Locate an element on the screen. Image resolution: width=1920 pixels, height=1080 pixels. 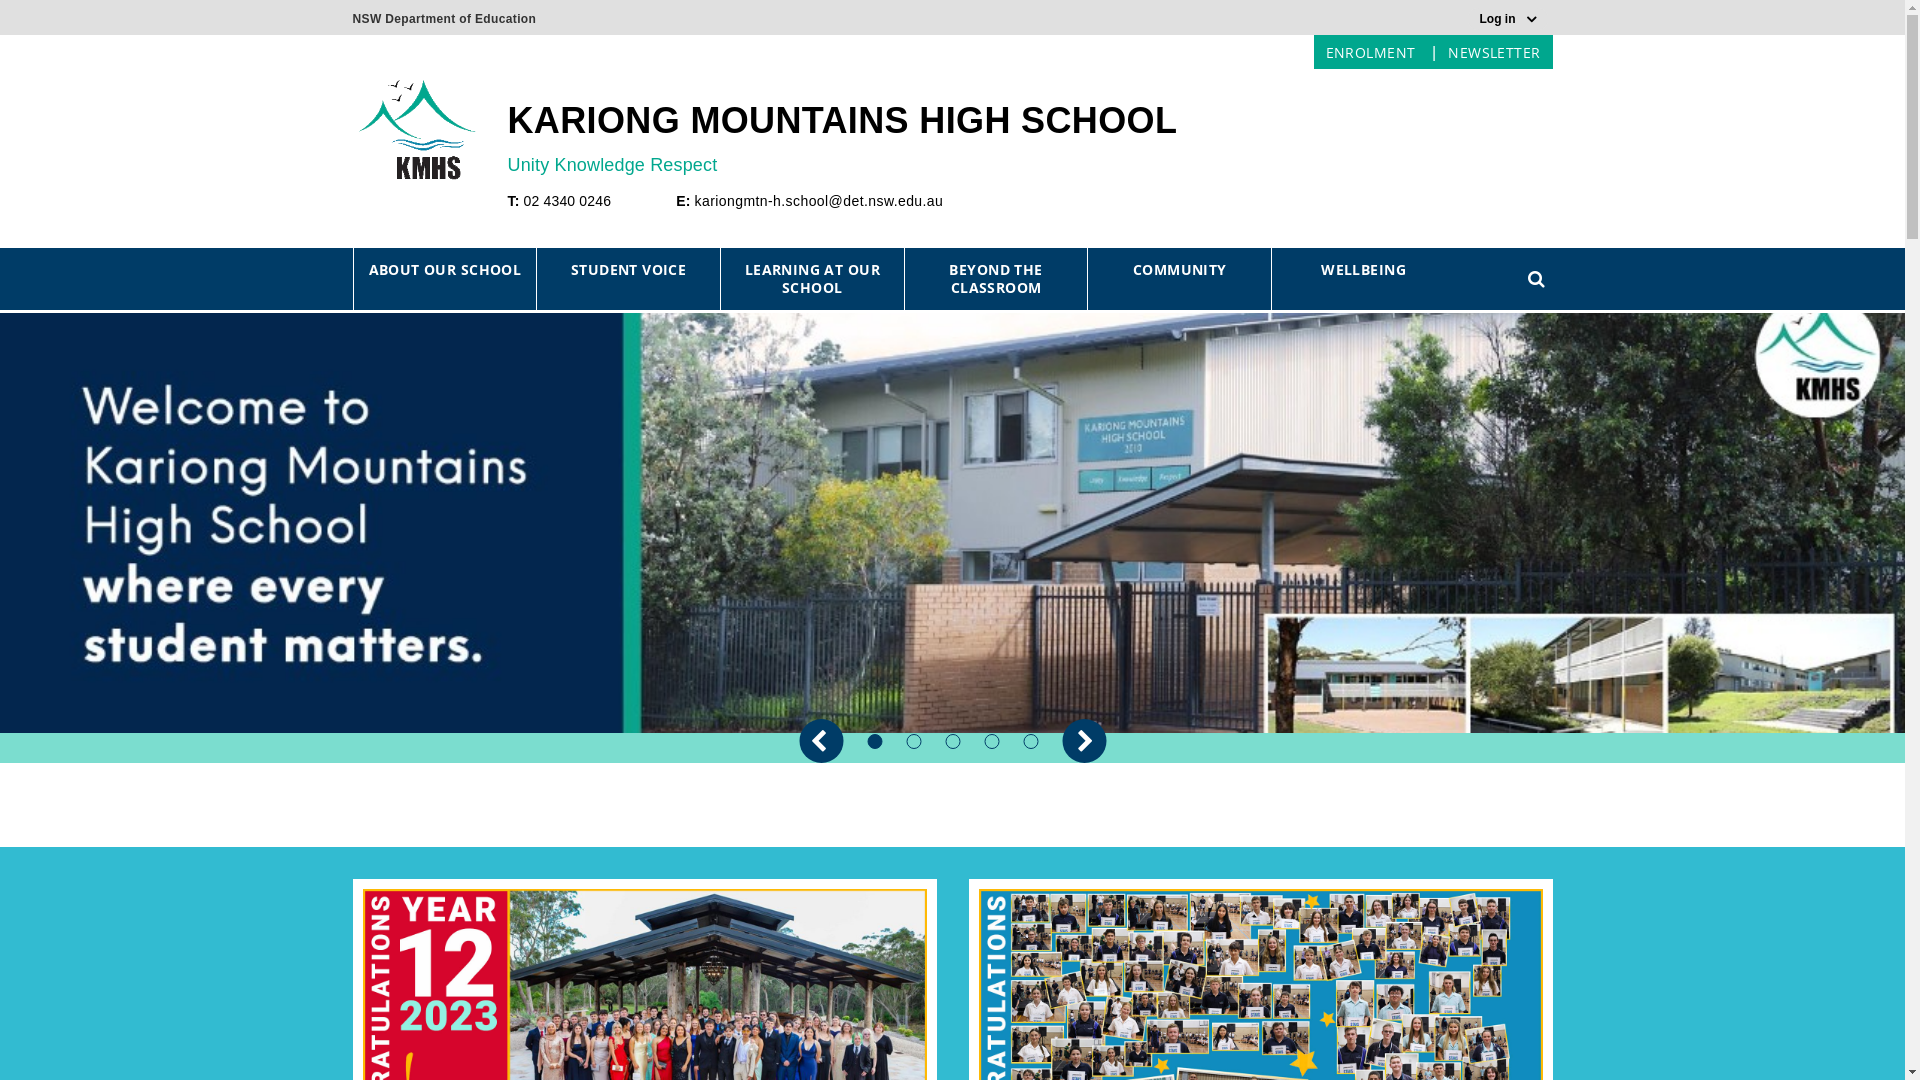
'WELLBEING' is located at coordinates (1362, 270).